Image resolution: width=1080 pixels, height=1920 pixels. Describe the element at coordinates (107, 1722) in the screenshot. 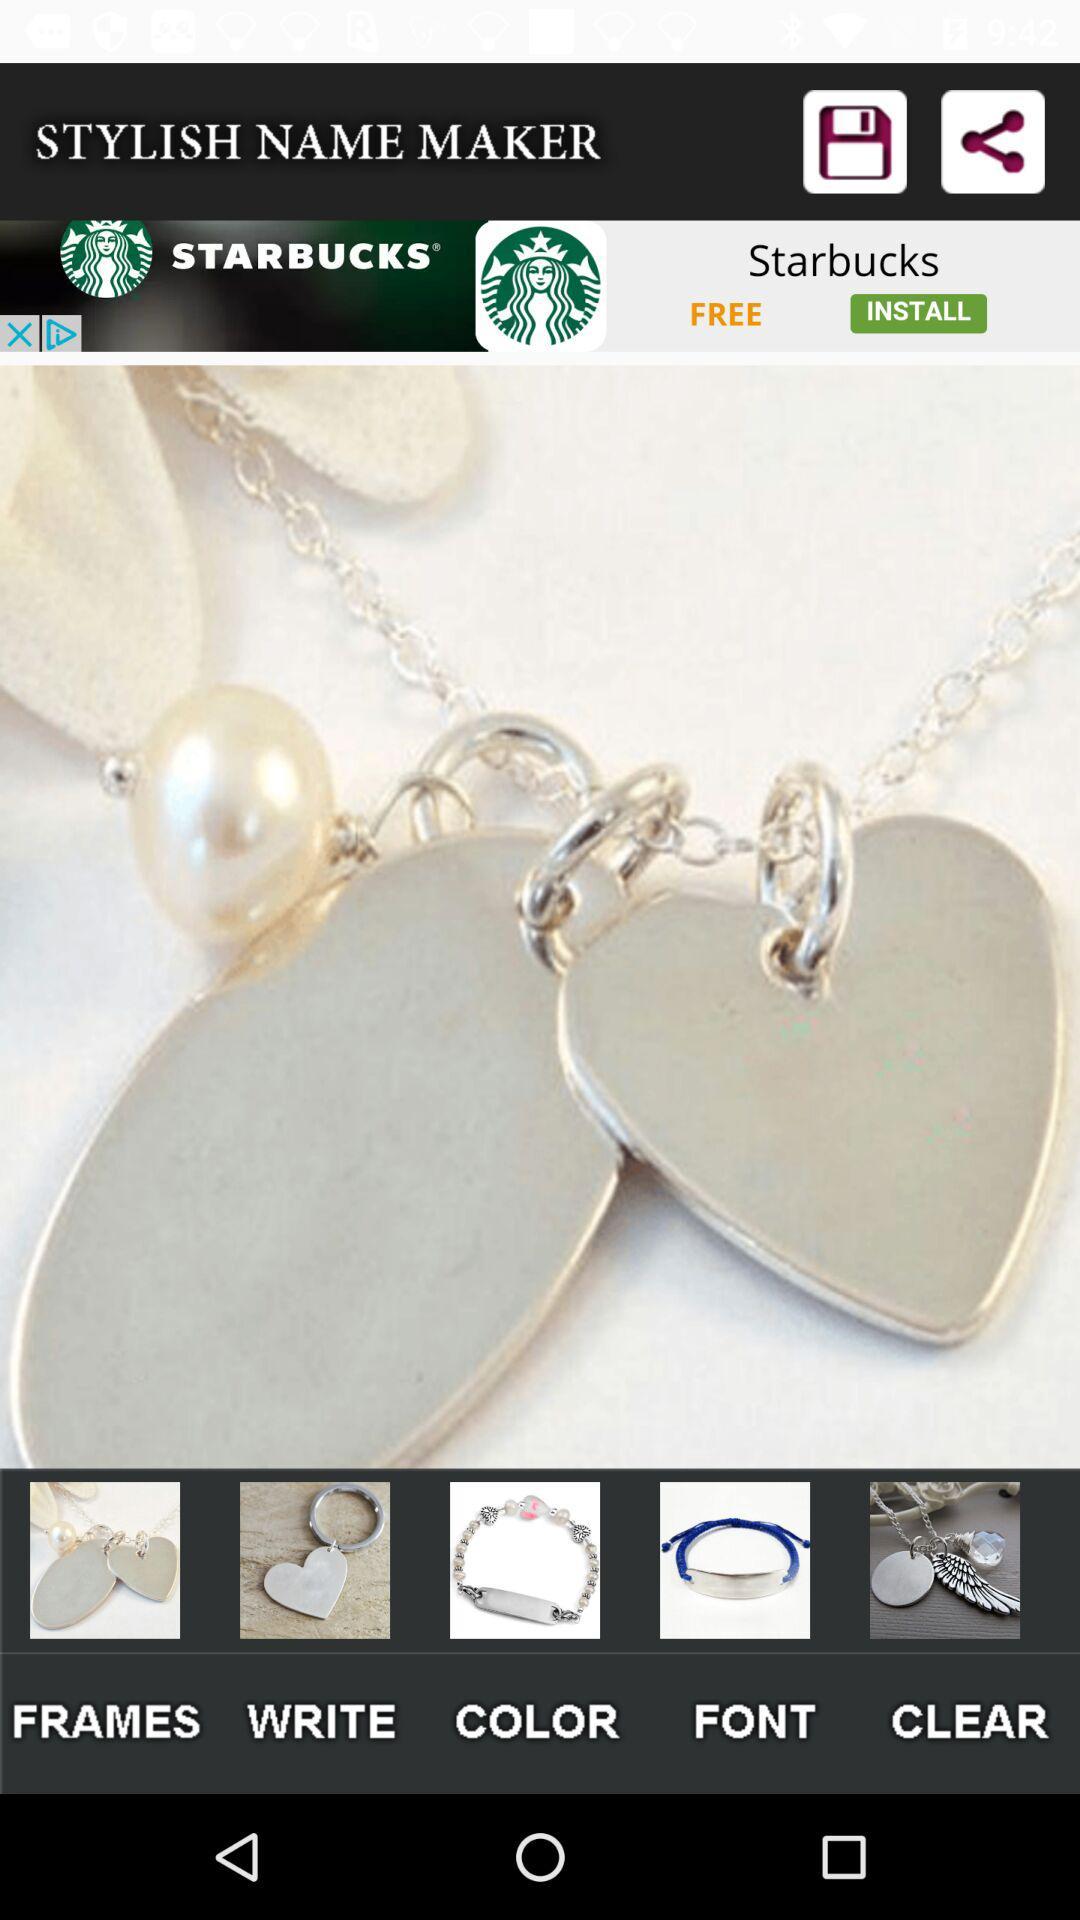

I see `frames` at that location.